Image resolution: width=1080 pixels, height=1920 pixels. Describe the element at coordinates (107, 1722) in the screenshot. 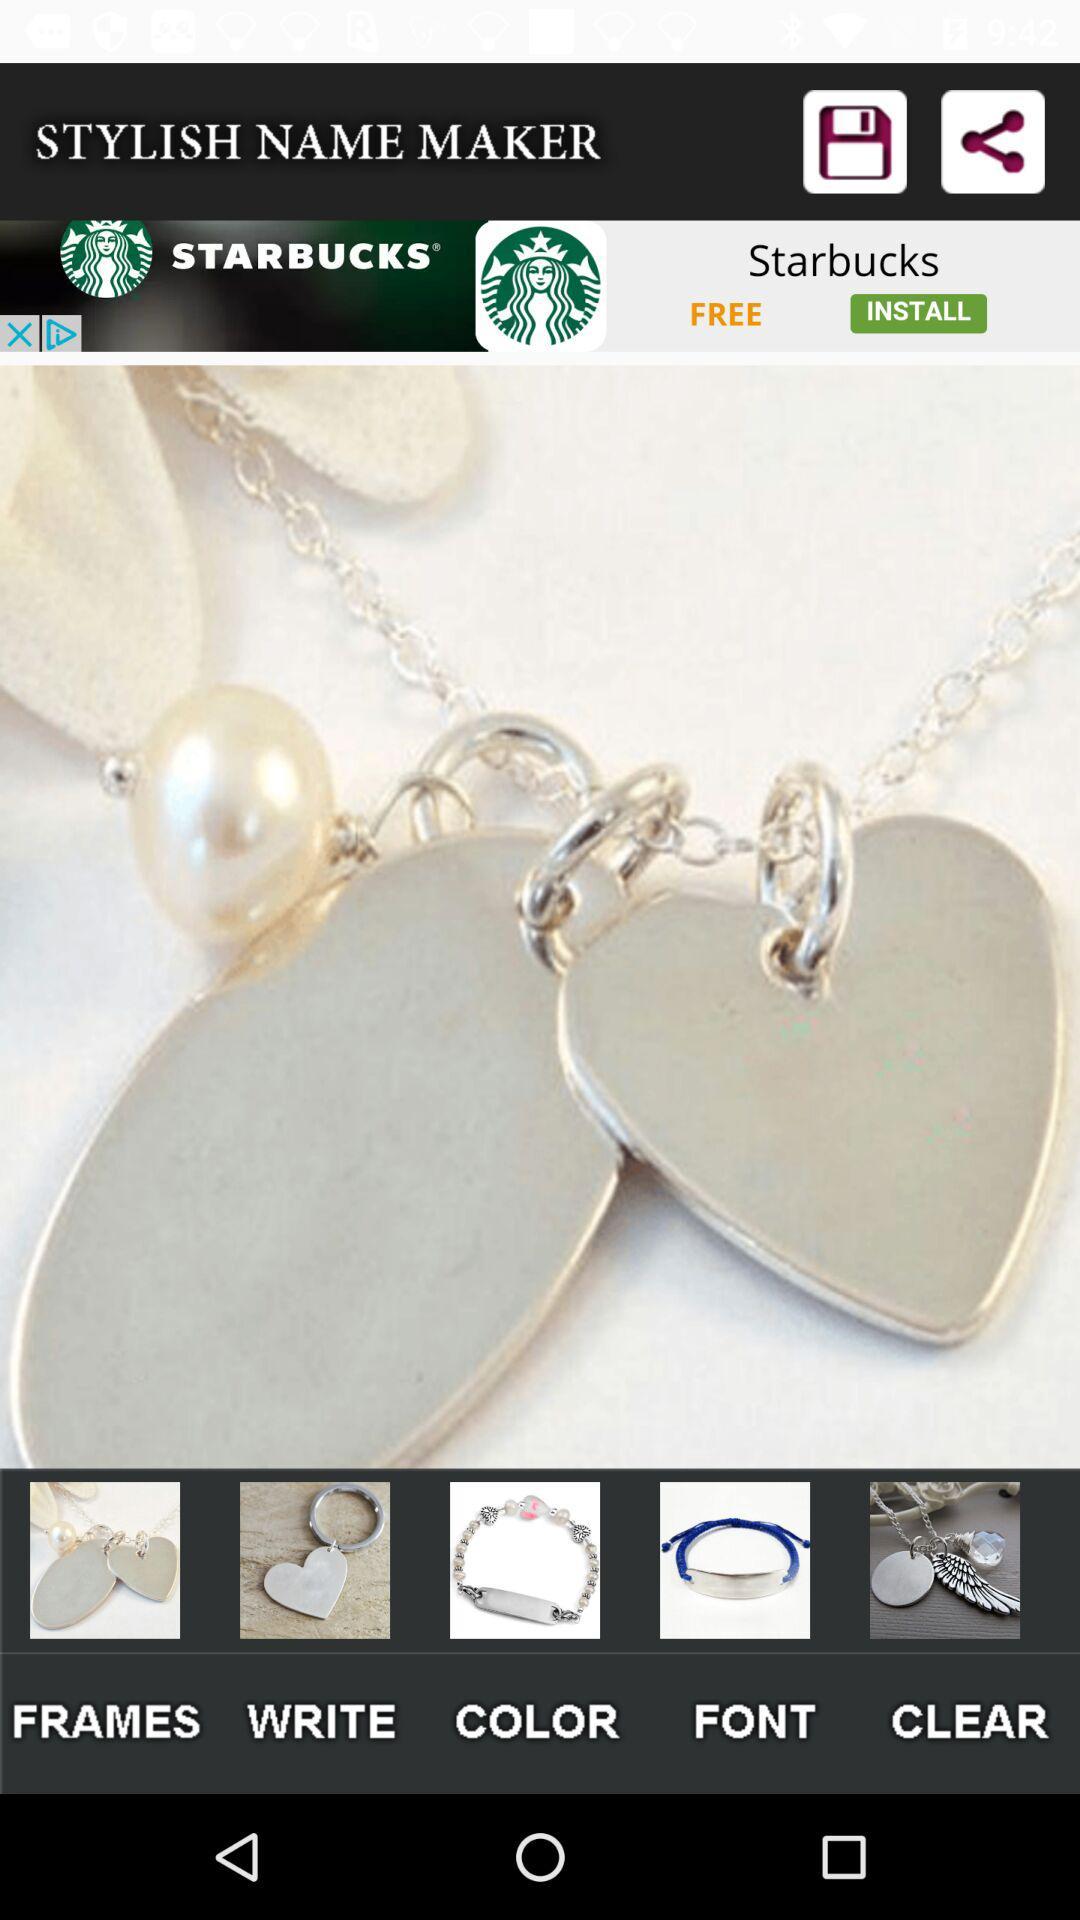

I see `frames` at that location.